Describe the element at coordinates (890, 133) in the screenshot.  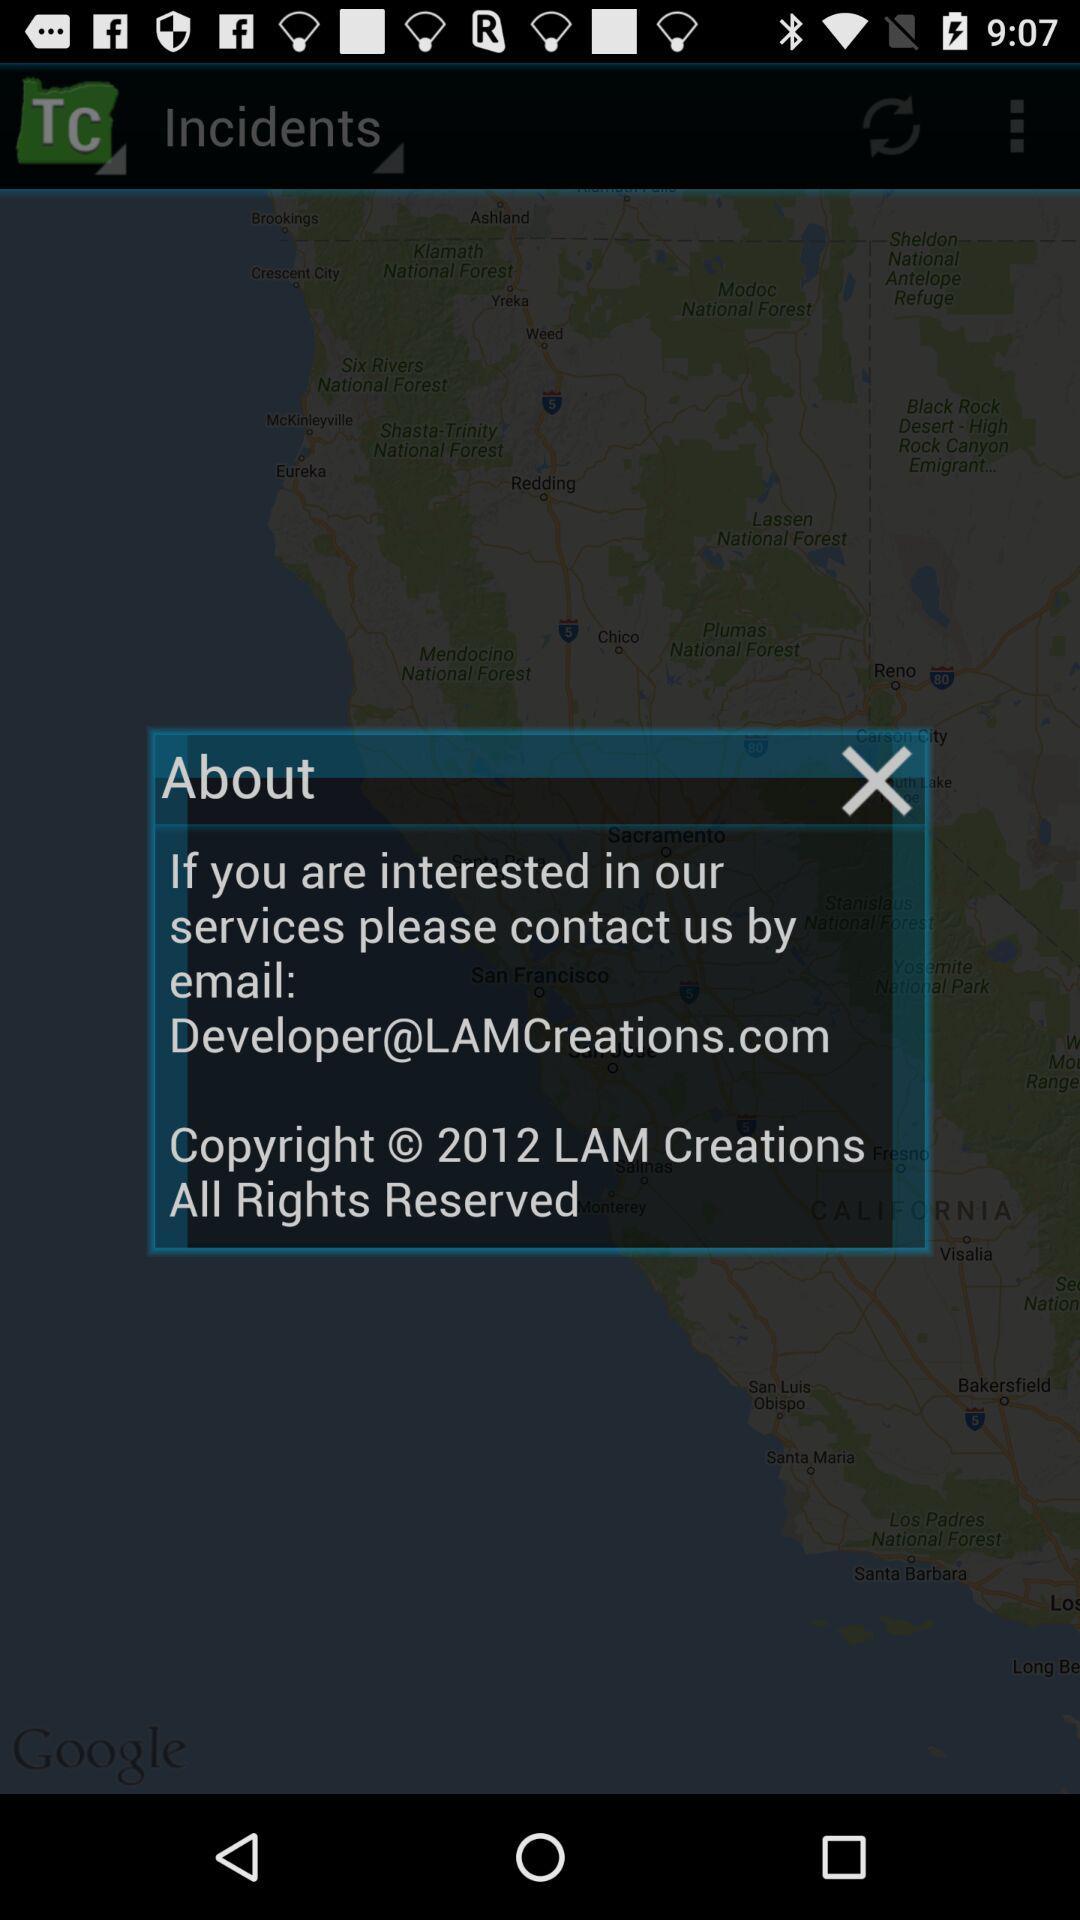
I see `the refresh icon` at that location.